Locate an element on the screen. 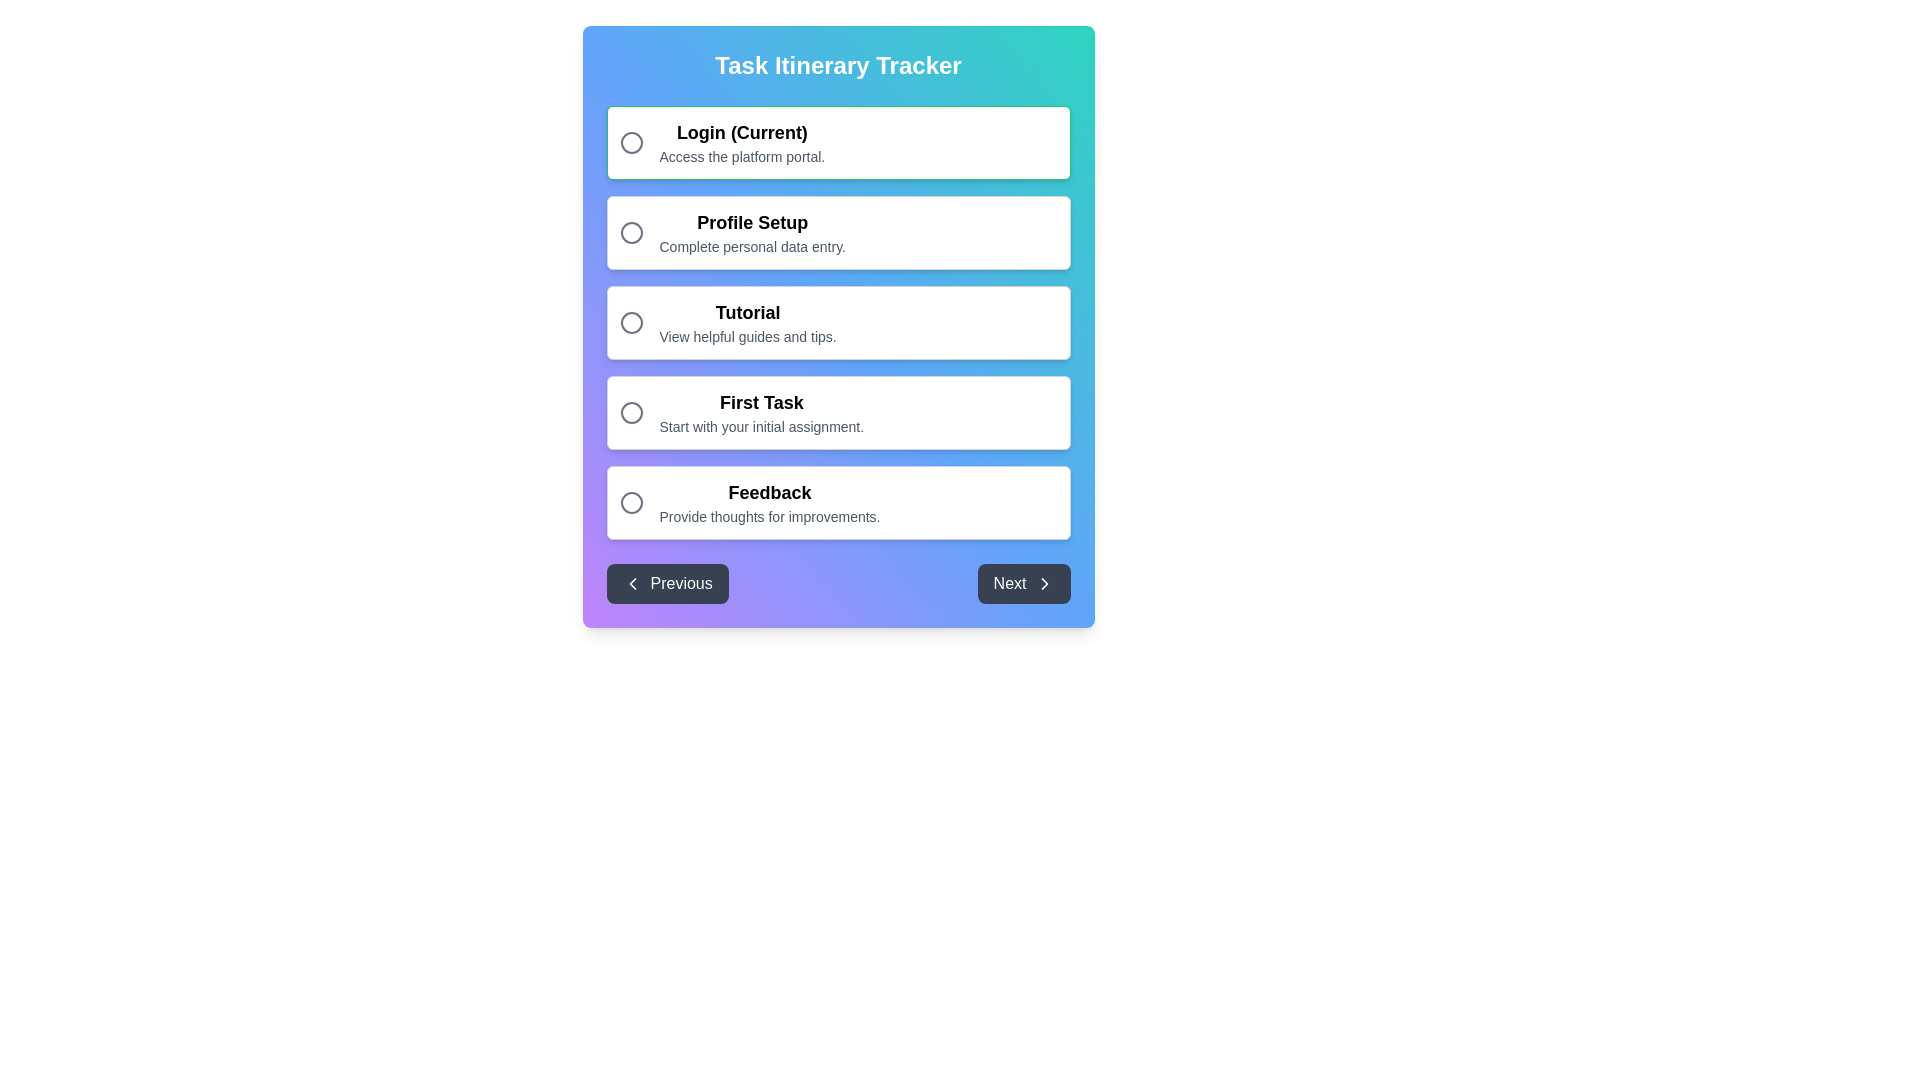  the Circle graphical element functioning as a radio button or status indicator located within the 'Profile Setup' list item is located at coordinates (630, 231).